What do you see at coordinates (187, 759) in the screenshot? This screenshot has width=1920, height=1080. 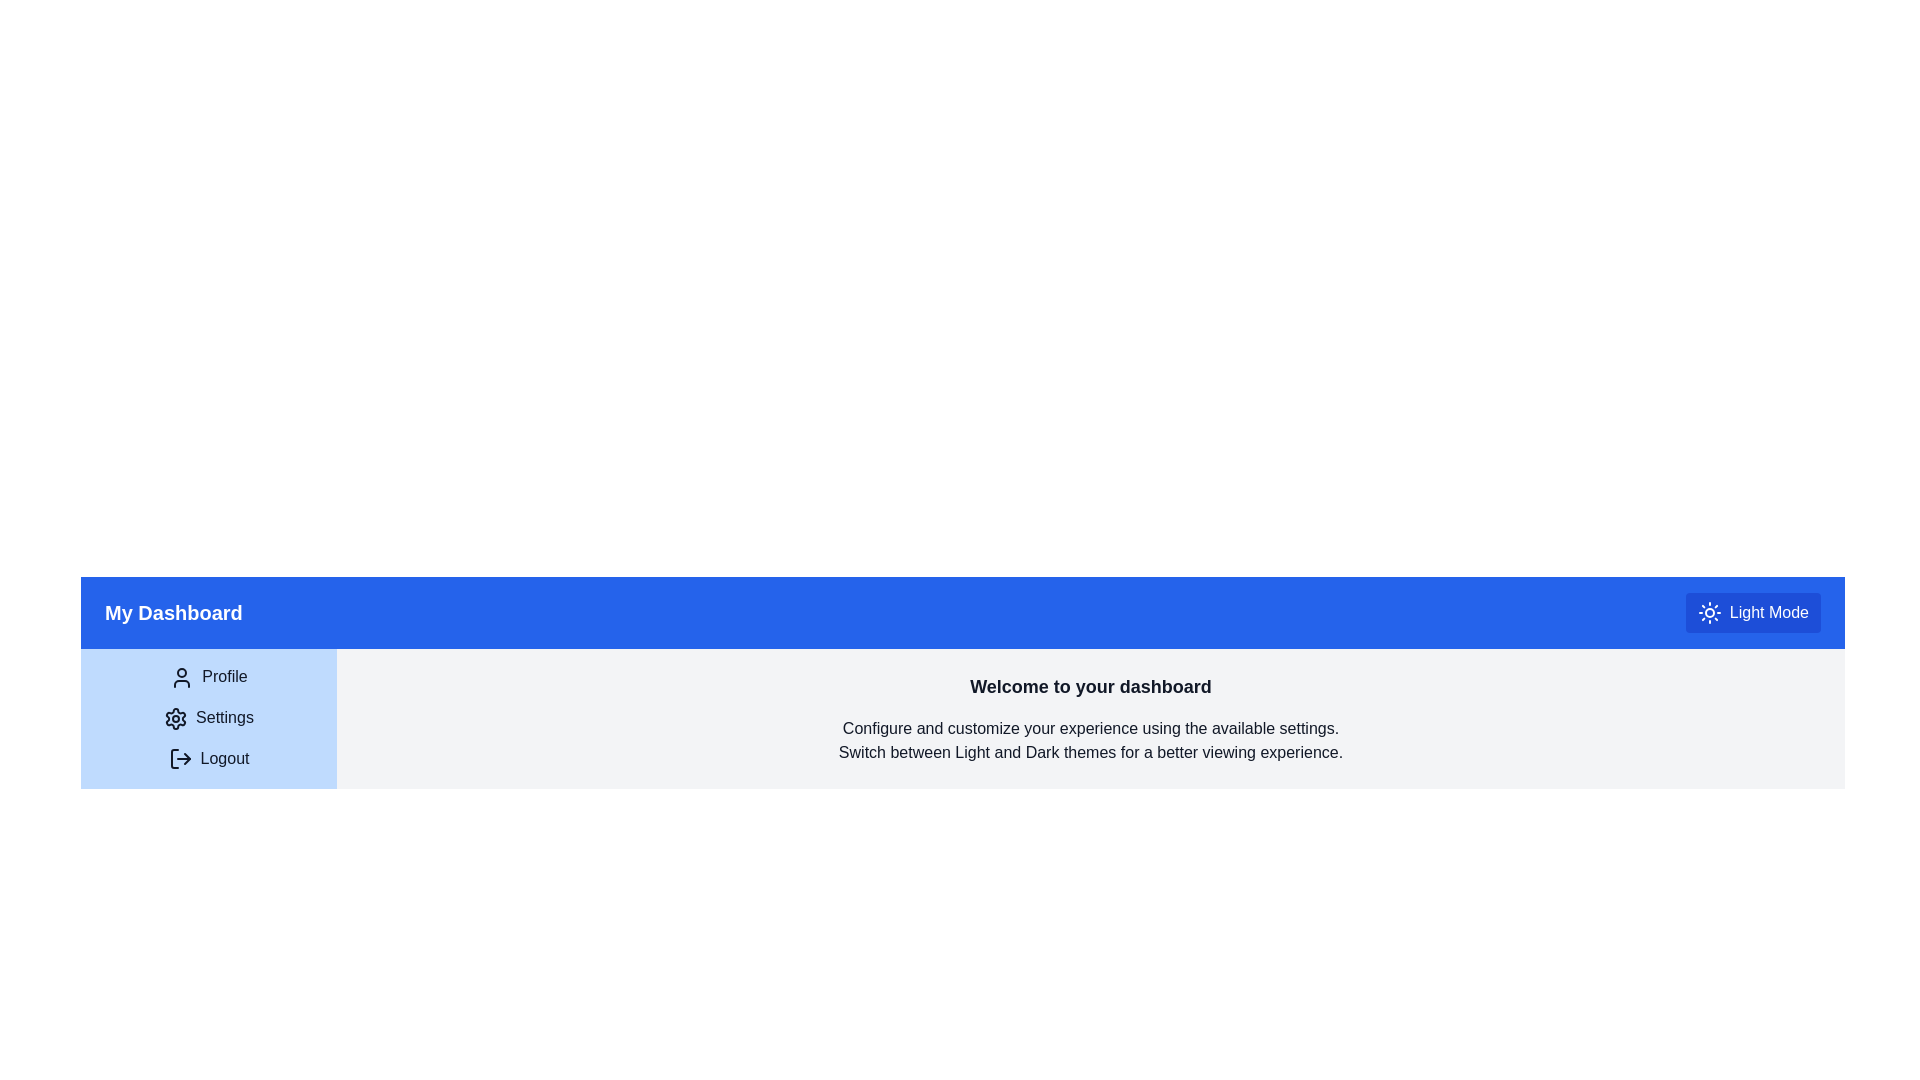 I see `the arrow-shaped graphic that is part of the logout symbol in the sidebar menu, positioned below the 'Settings' and 'Profile' options` at bounding box center [187, 759].